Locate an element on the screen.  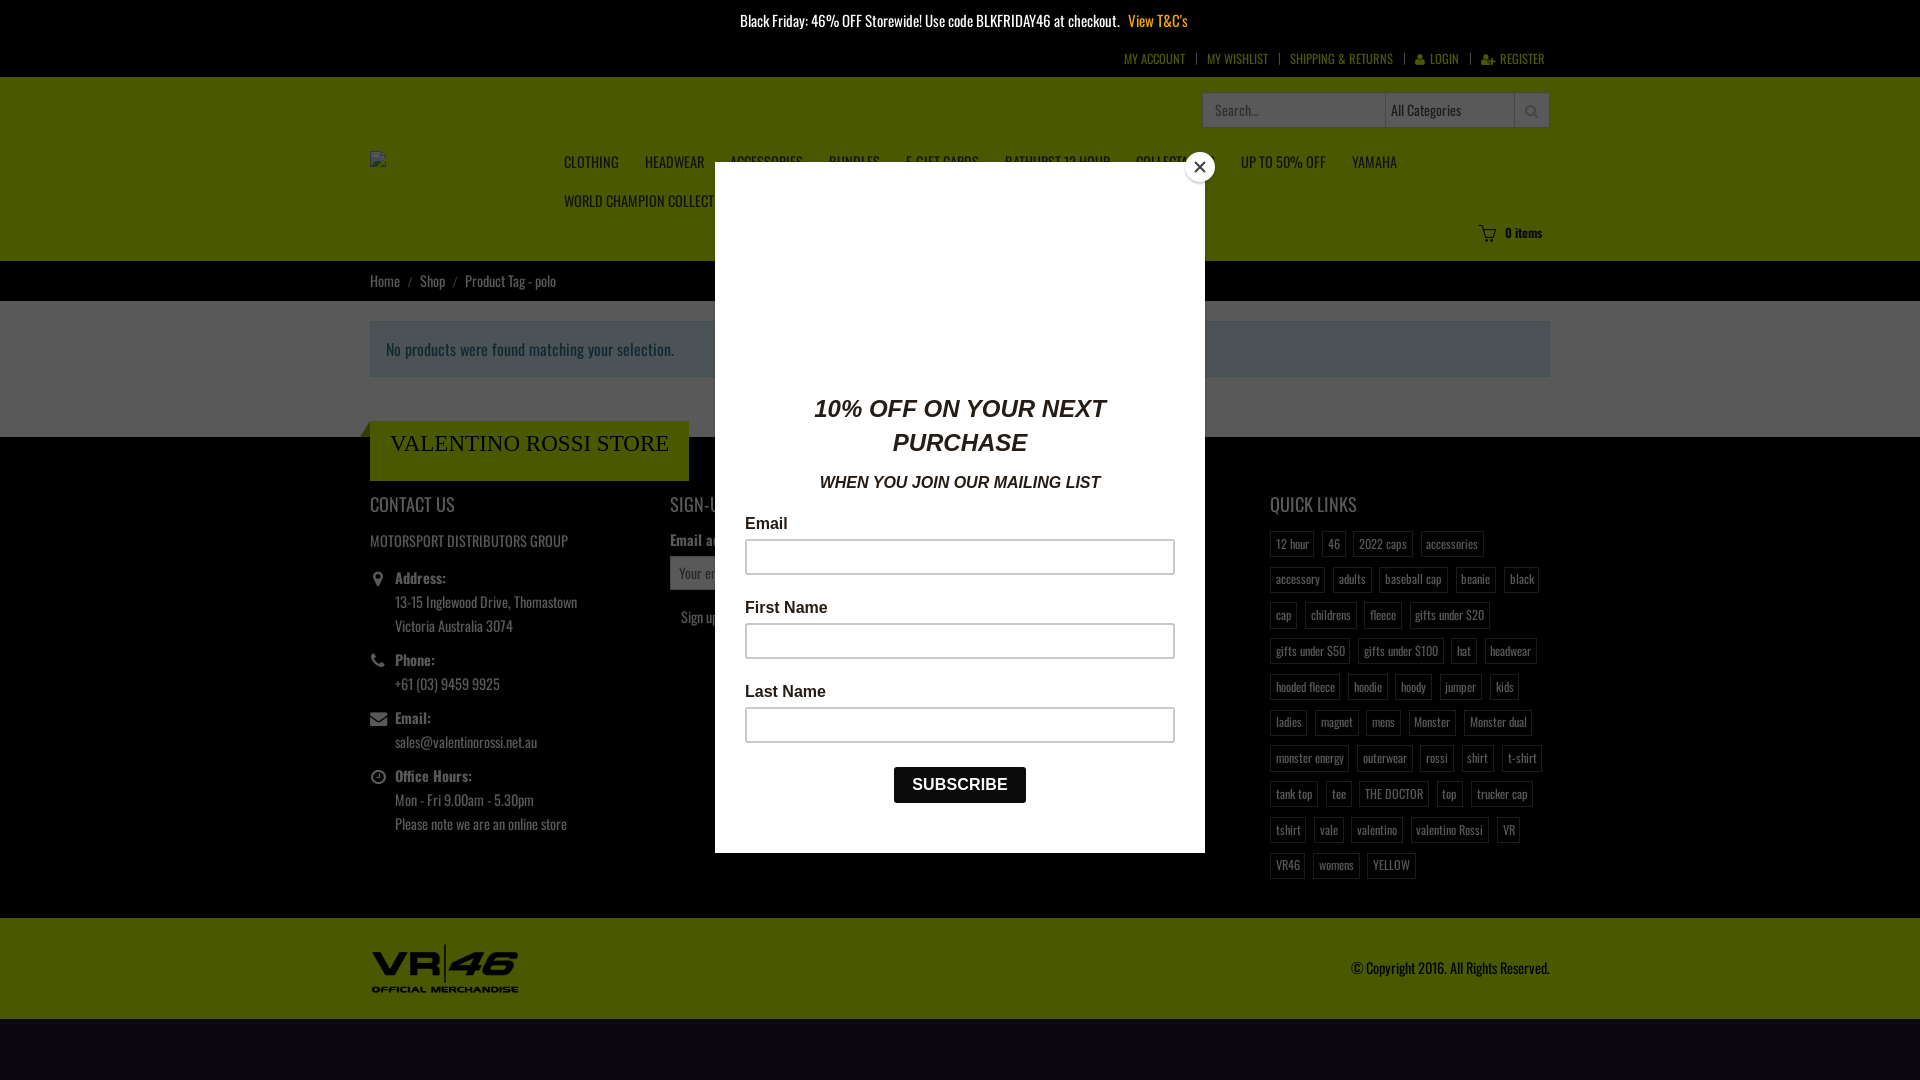
'outerwear' is located at coordinates (1383, 758).